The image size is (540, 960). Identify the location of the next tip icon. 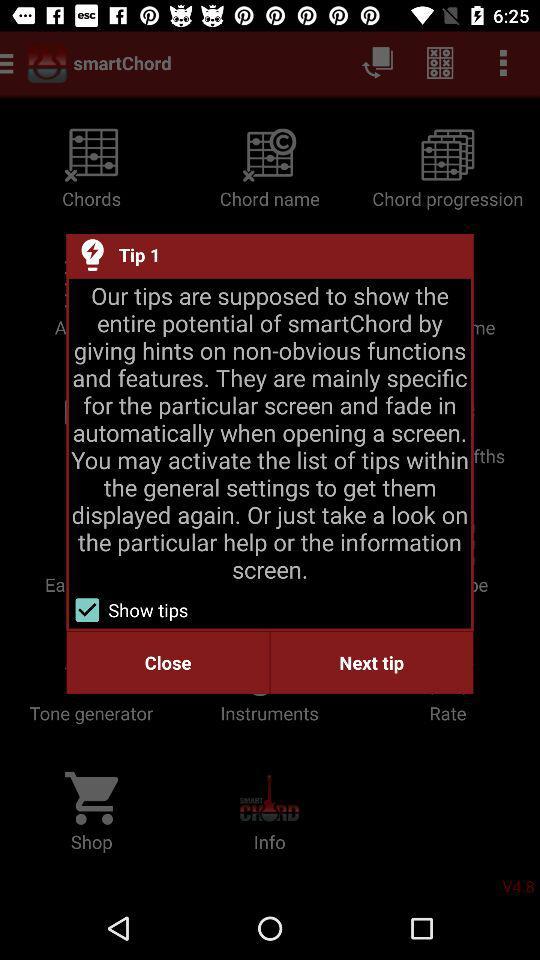
(370, 662).